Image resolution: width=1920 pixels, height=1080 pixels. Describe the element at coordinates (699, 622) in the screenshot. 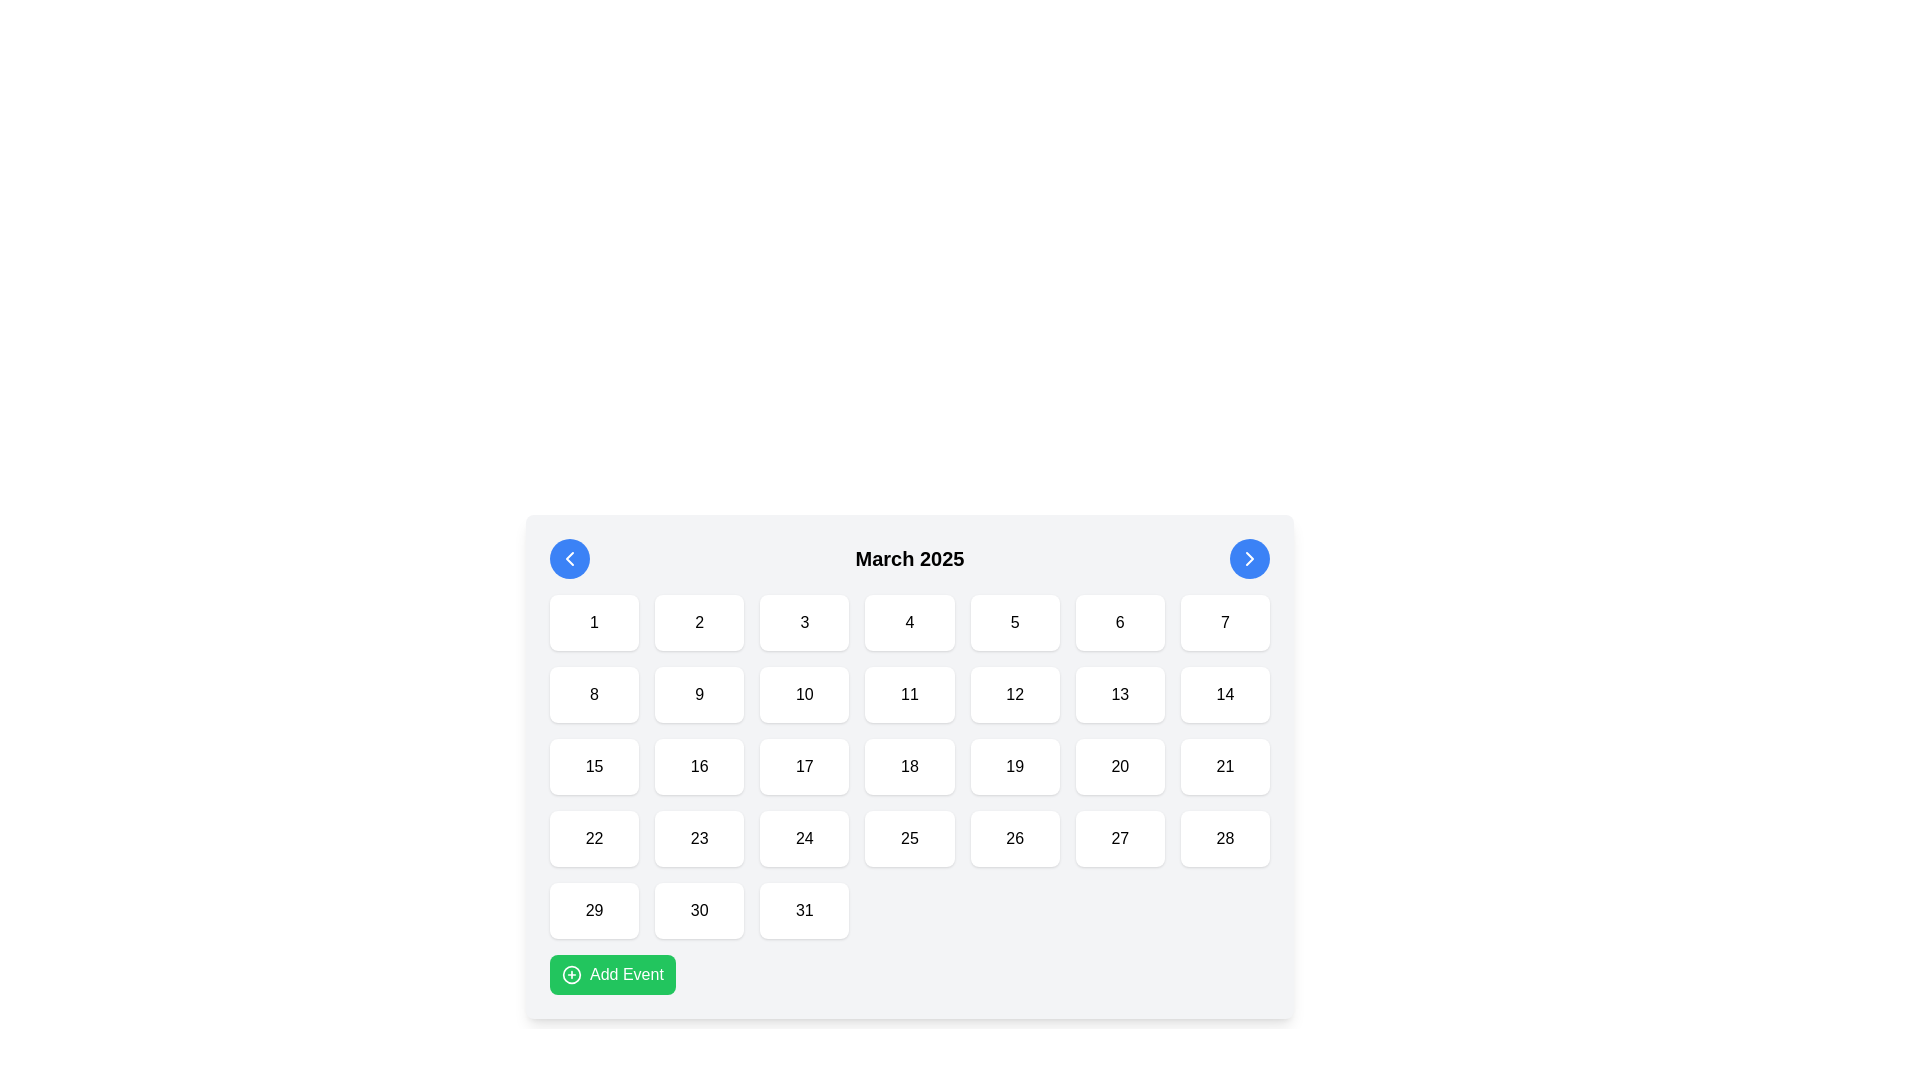

I see `the square button with a white background and the number '2' displayed in black text` at that location.